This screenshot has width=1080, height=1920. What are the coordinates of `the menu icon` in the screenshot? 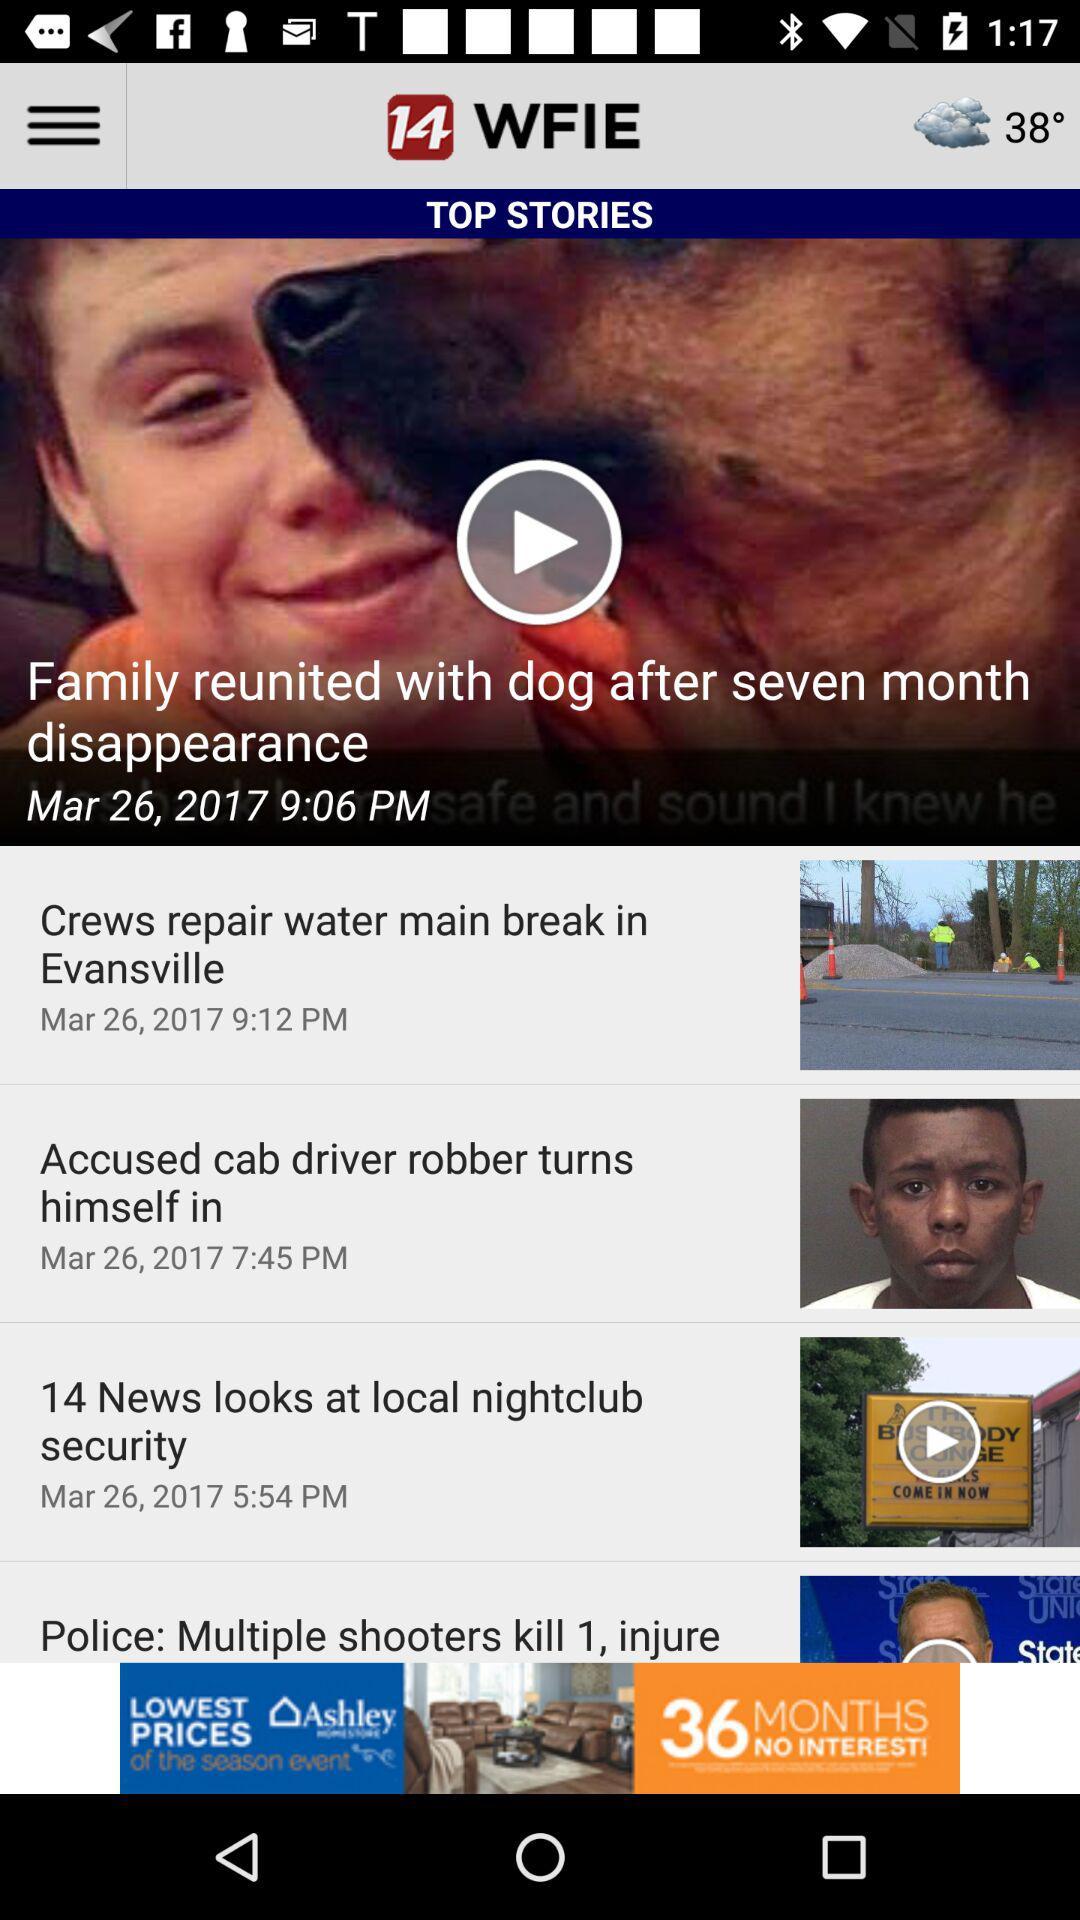 It's located at (61, 124).